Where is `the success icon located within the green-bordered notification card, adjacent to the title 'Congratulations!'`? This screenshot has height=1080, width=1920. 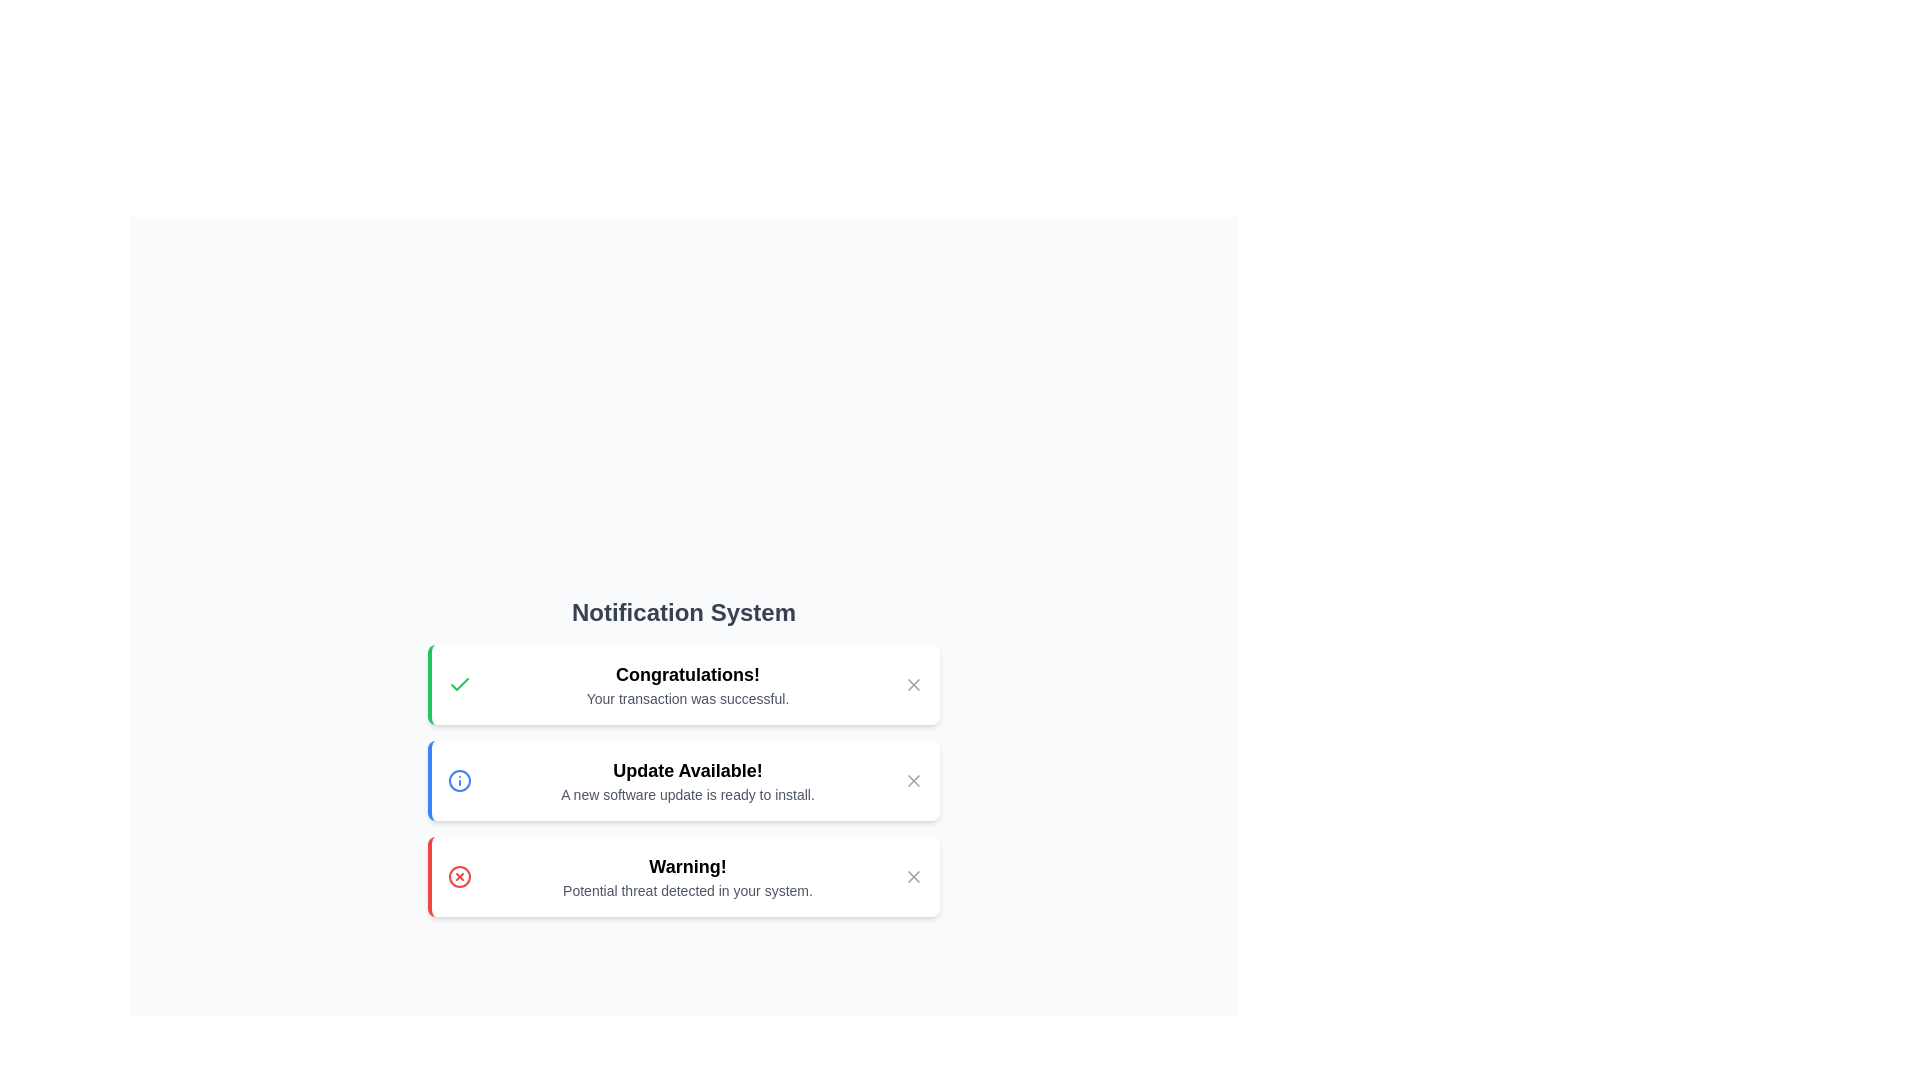 the success icon located within the green-bordered notification card, adjacent to the title 'Congratulations!' is located at coordinates (459, 682).